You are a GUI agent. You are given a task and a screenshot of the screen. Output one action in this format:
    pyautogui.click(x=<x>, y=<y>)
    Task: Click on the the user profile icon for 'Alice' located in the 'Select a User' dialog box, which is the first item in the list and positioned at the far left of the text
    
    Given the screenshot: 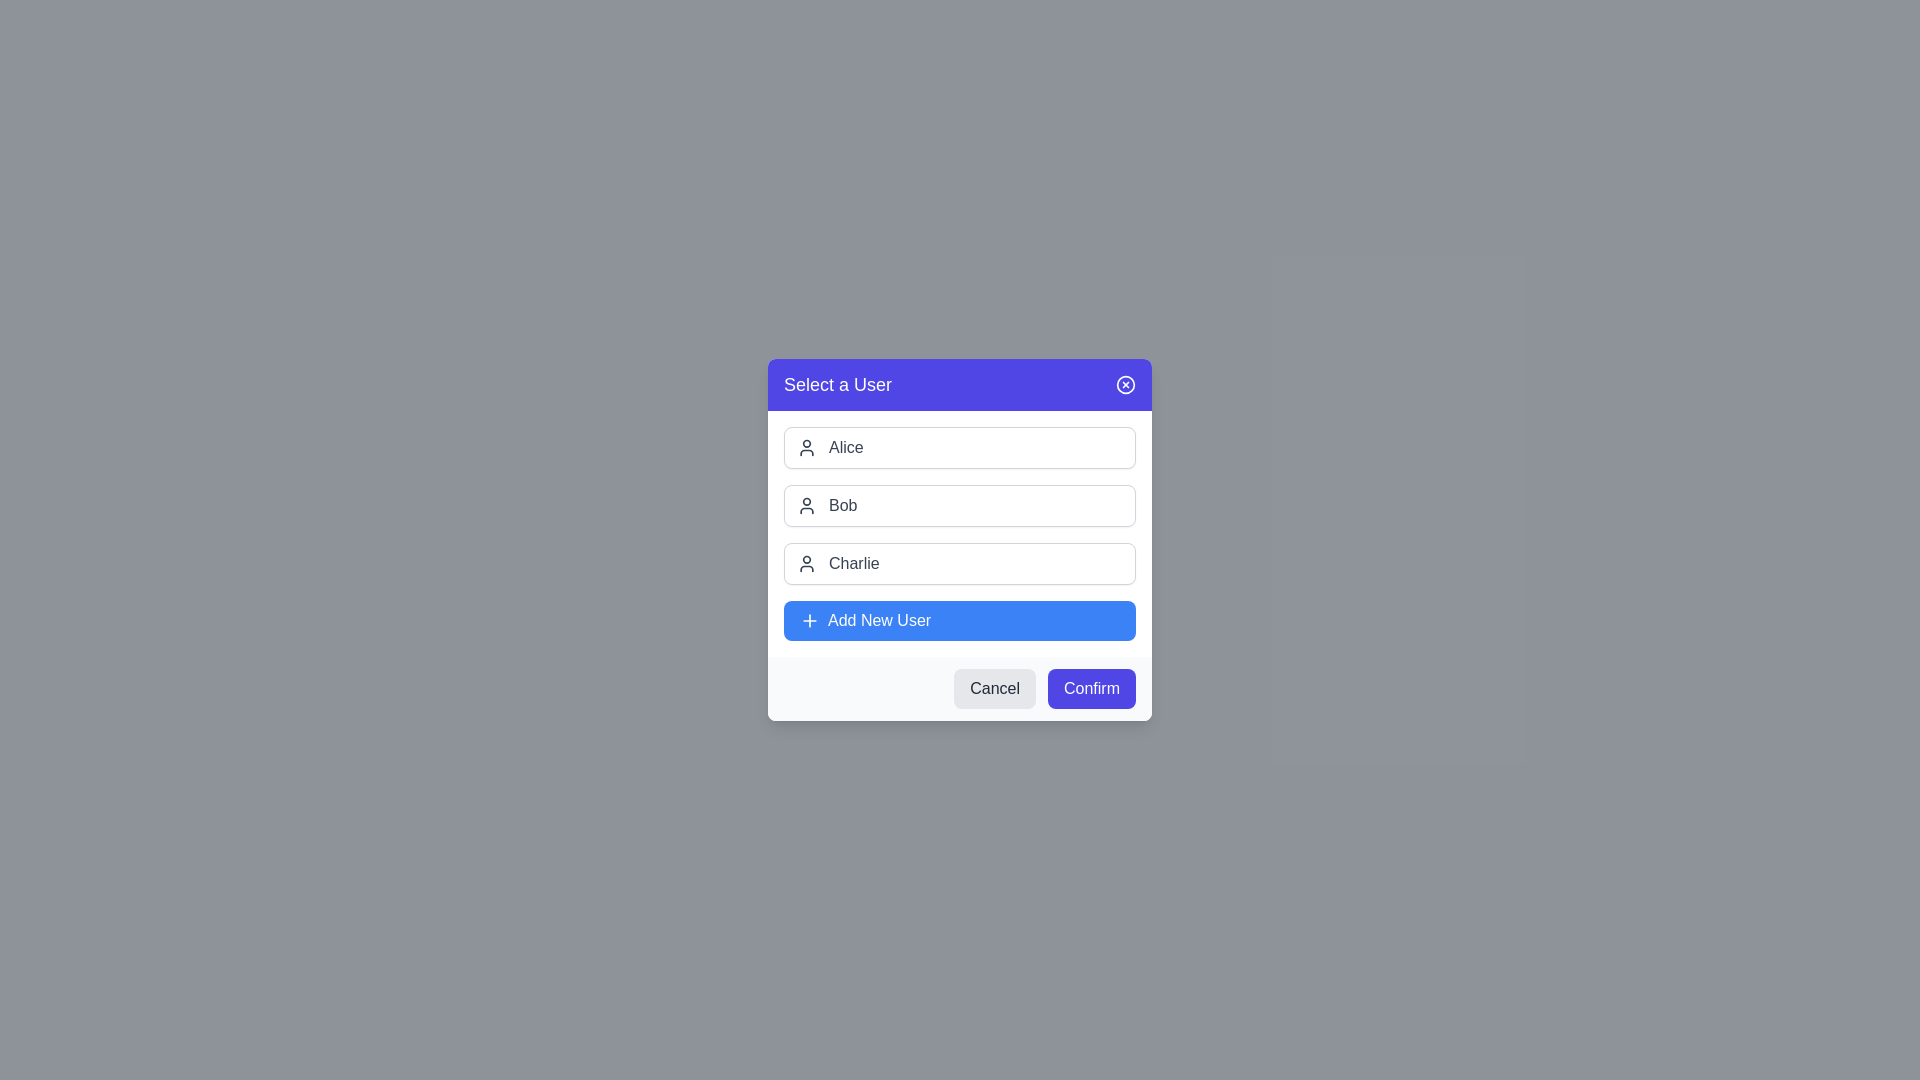 What is the action you would take?
    pyautogui.click(x=806, y=446)
    